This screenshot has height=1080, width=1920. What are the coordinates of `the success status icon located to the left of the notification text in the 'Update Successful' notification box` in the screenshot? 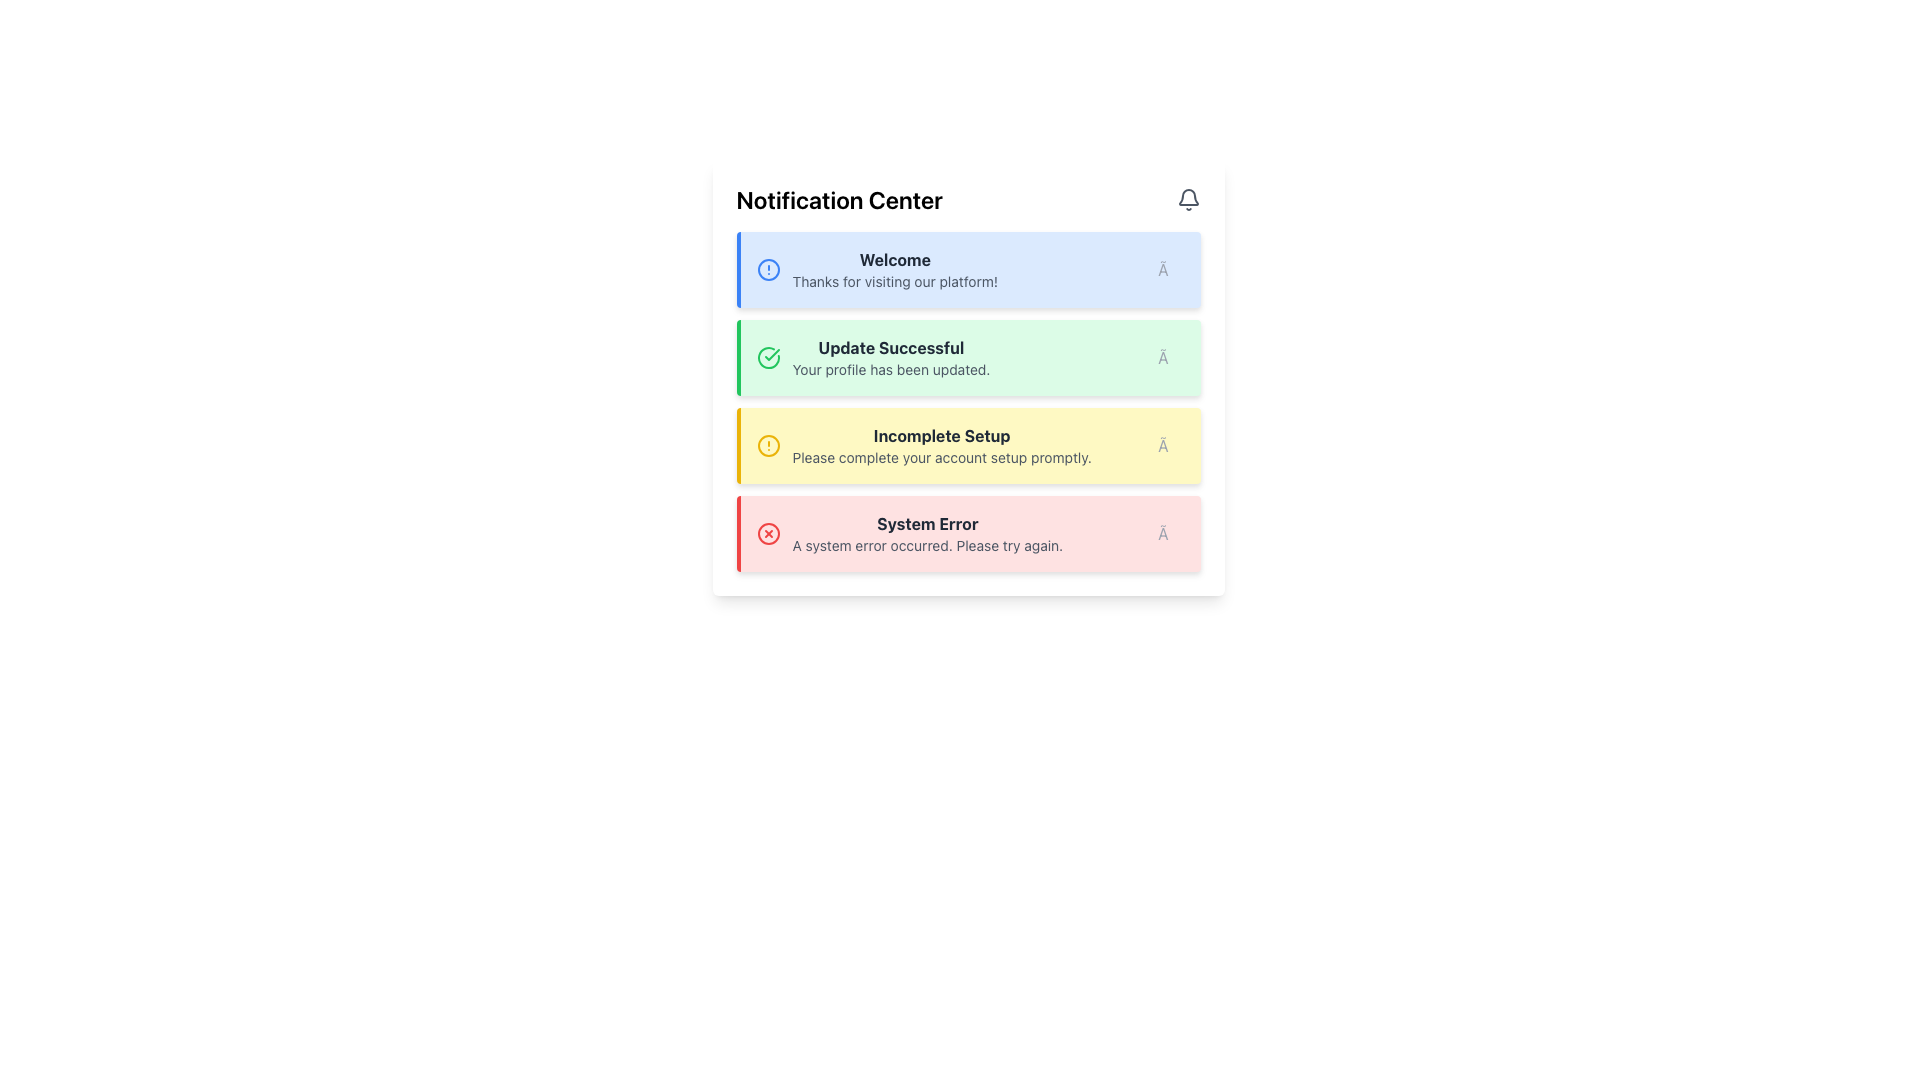 It's located at (767, 357).